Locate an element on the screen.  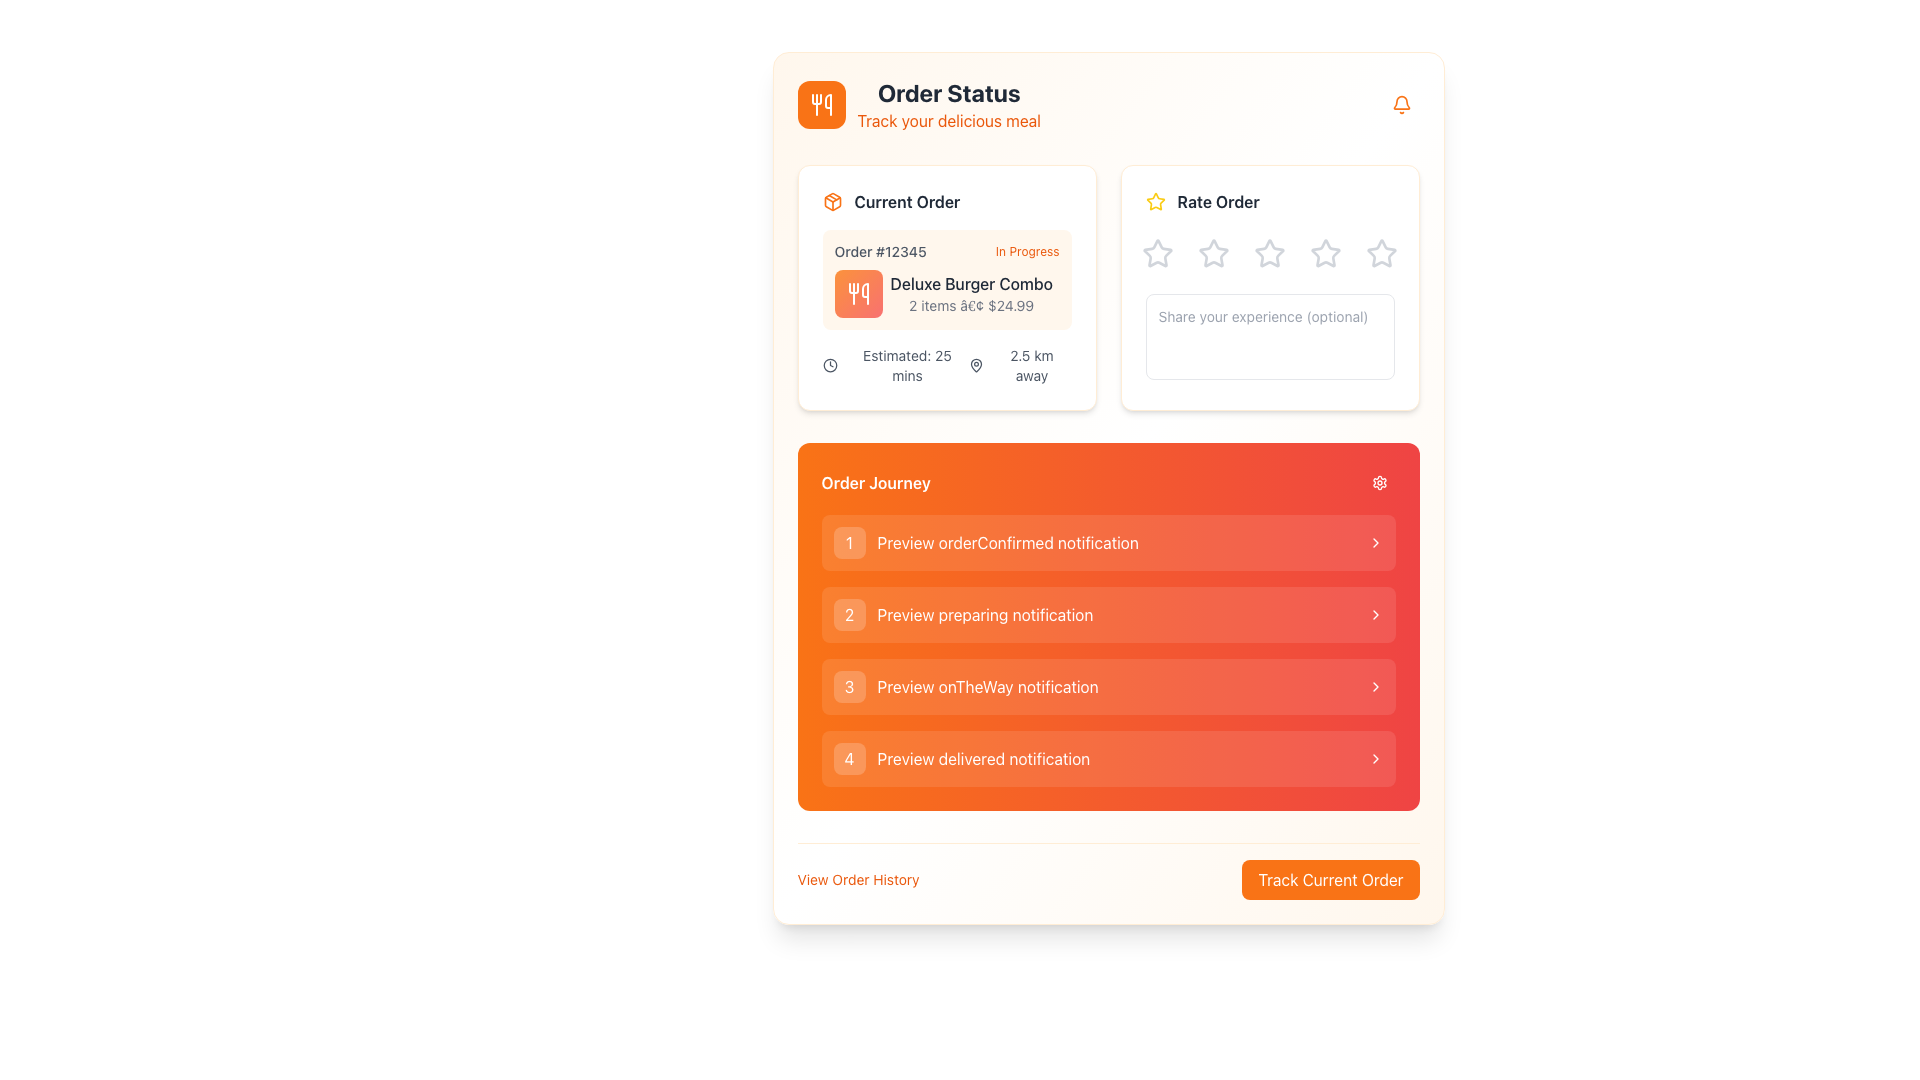
the button labeled '4' is located at coordinates (849, 759).